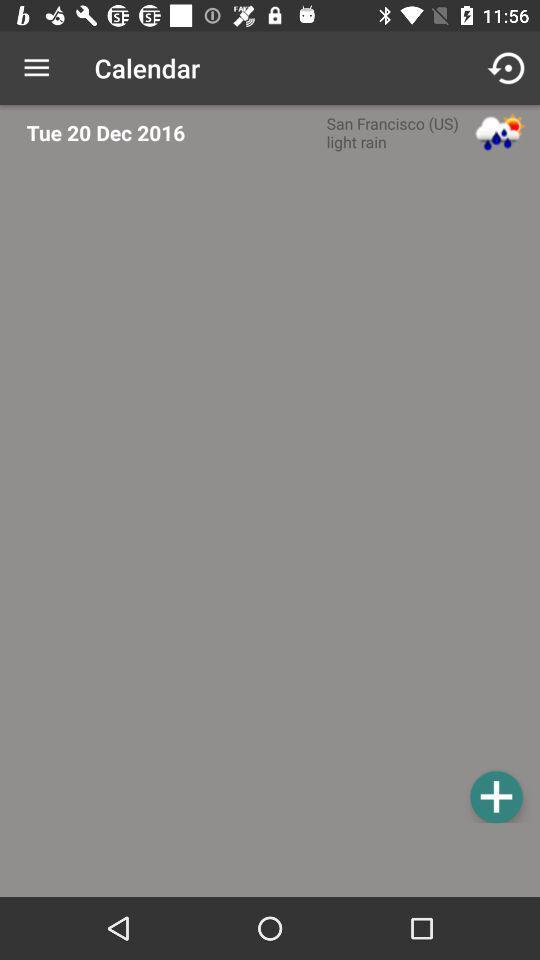  Describe the element at coordinates (495, 796) in the screenshot. I see `the event` at that location.